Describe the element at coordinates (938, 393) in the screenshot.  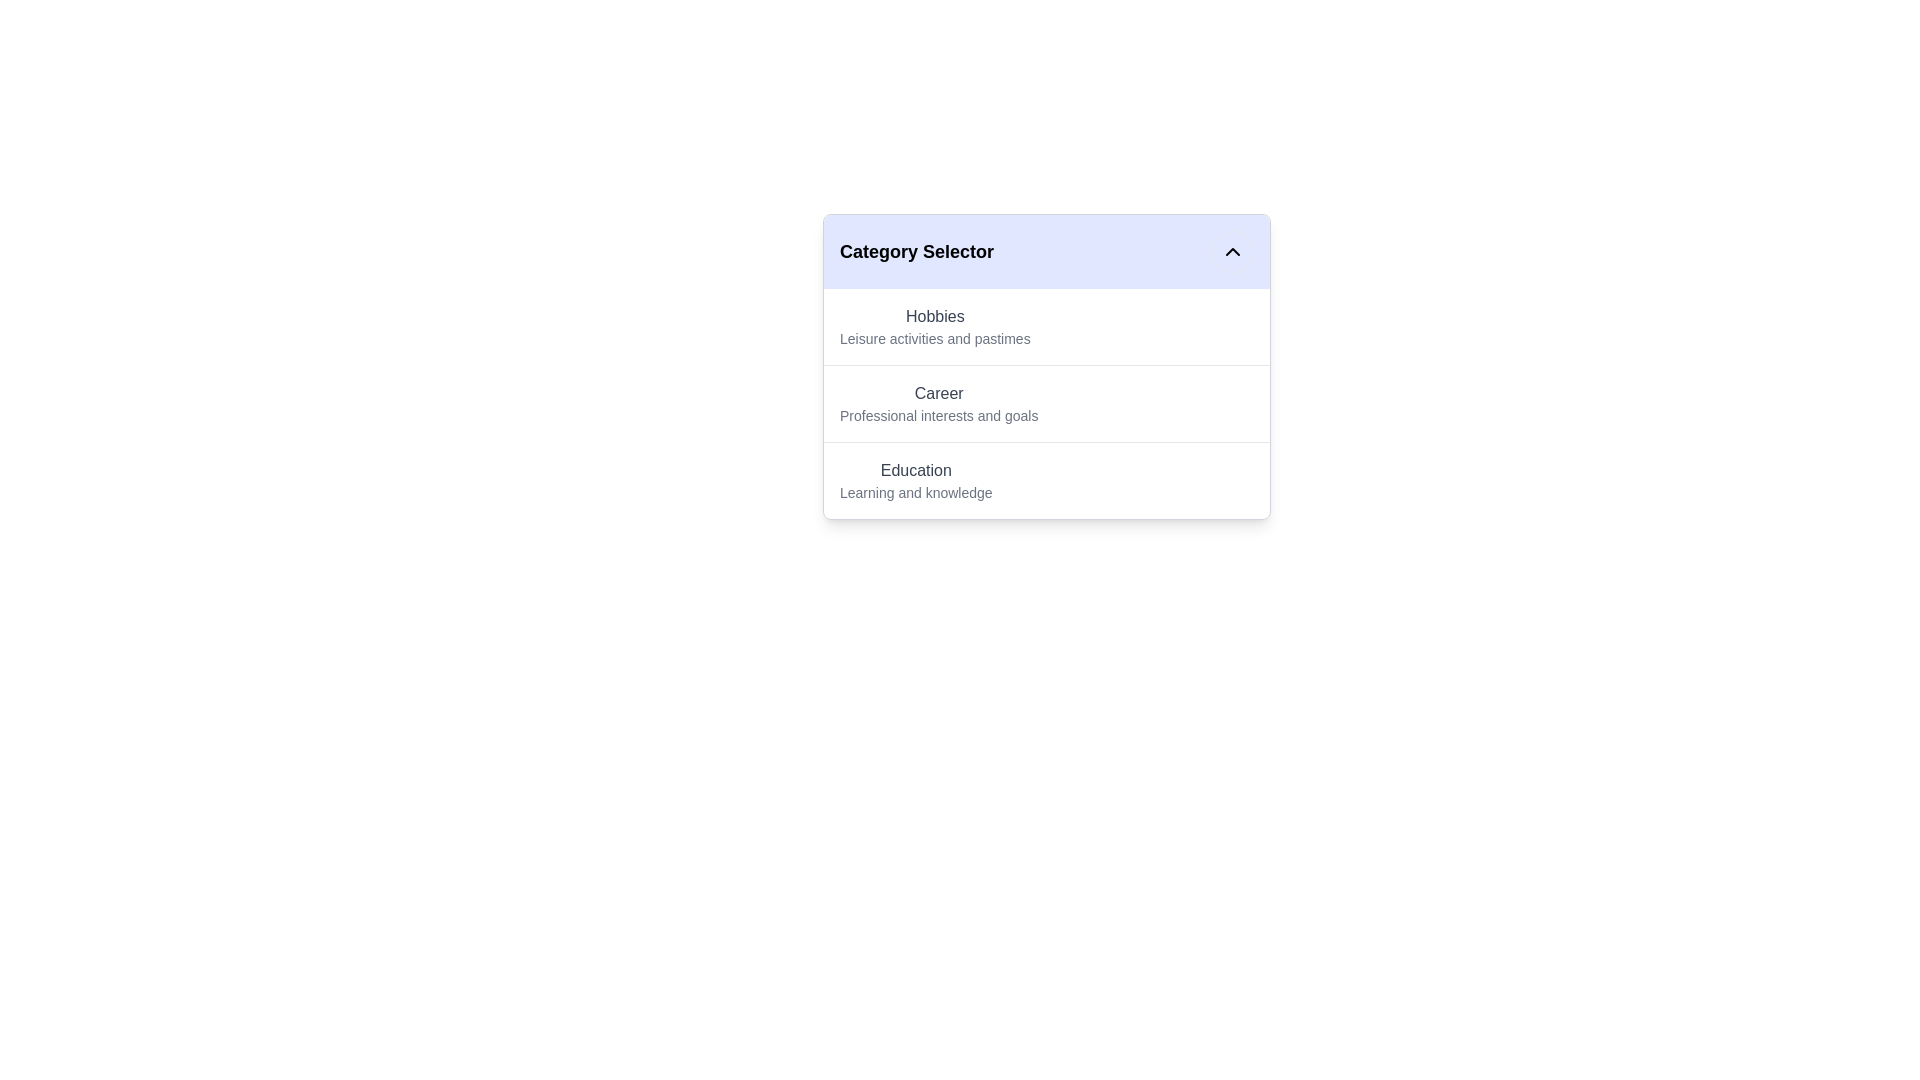
I see `the 'Career' text label, which is styled with a medium font weight and gray color, positioned prominently in a card-like component within a vertical list of categories` at that location.